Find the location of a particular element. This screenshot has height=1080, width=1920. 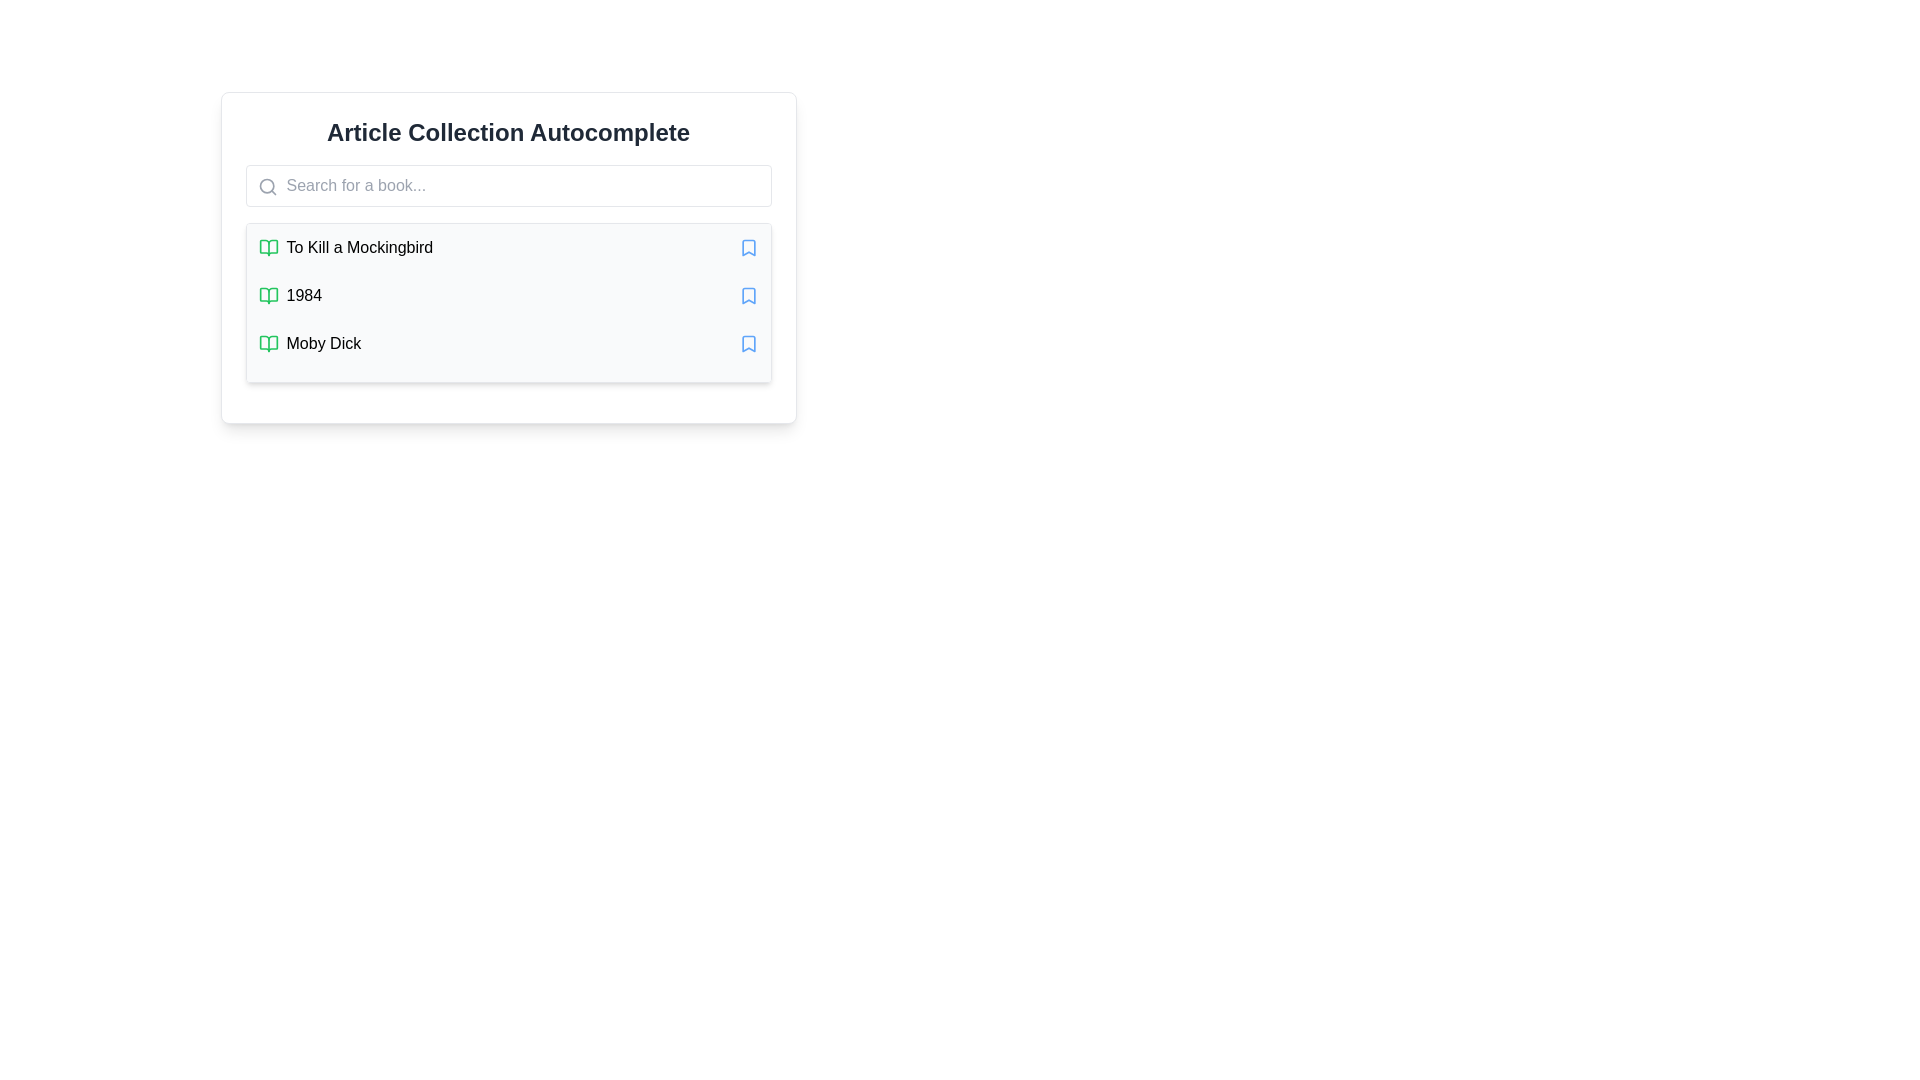

the text label displaying 'To Kill a Mockingbird' is located at coordinates (359, 246).